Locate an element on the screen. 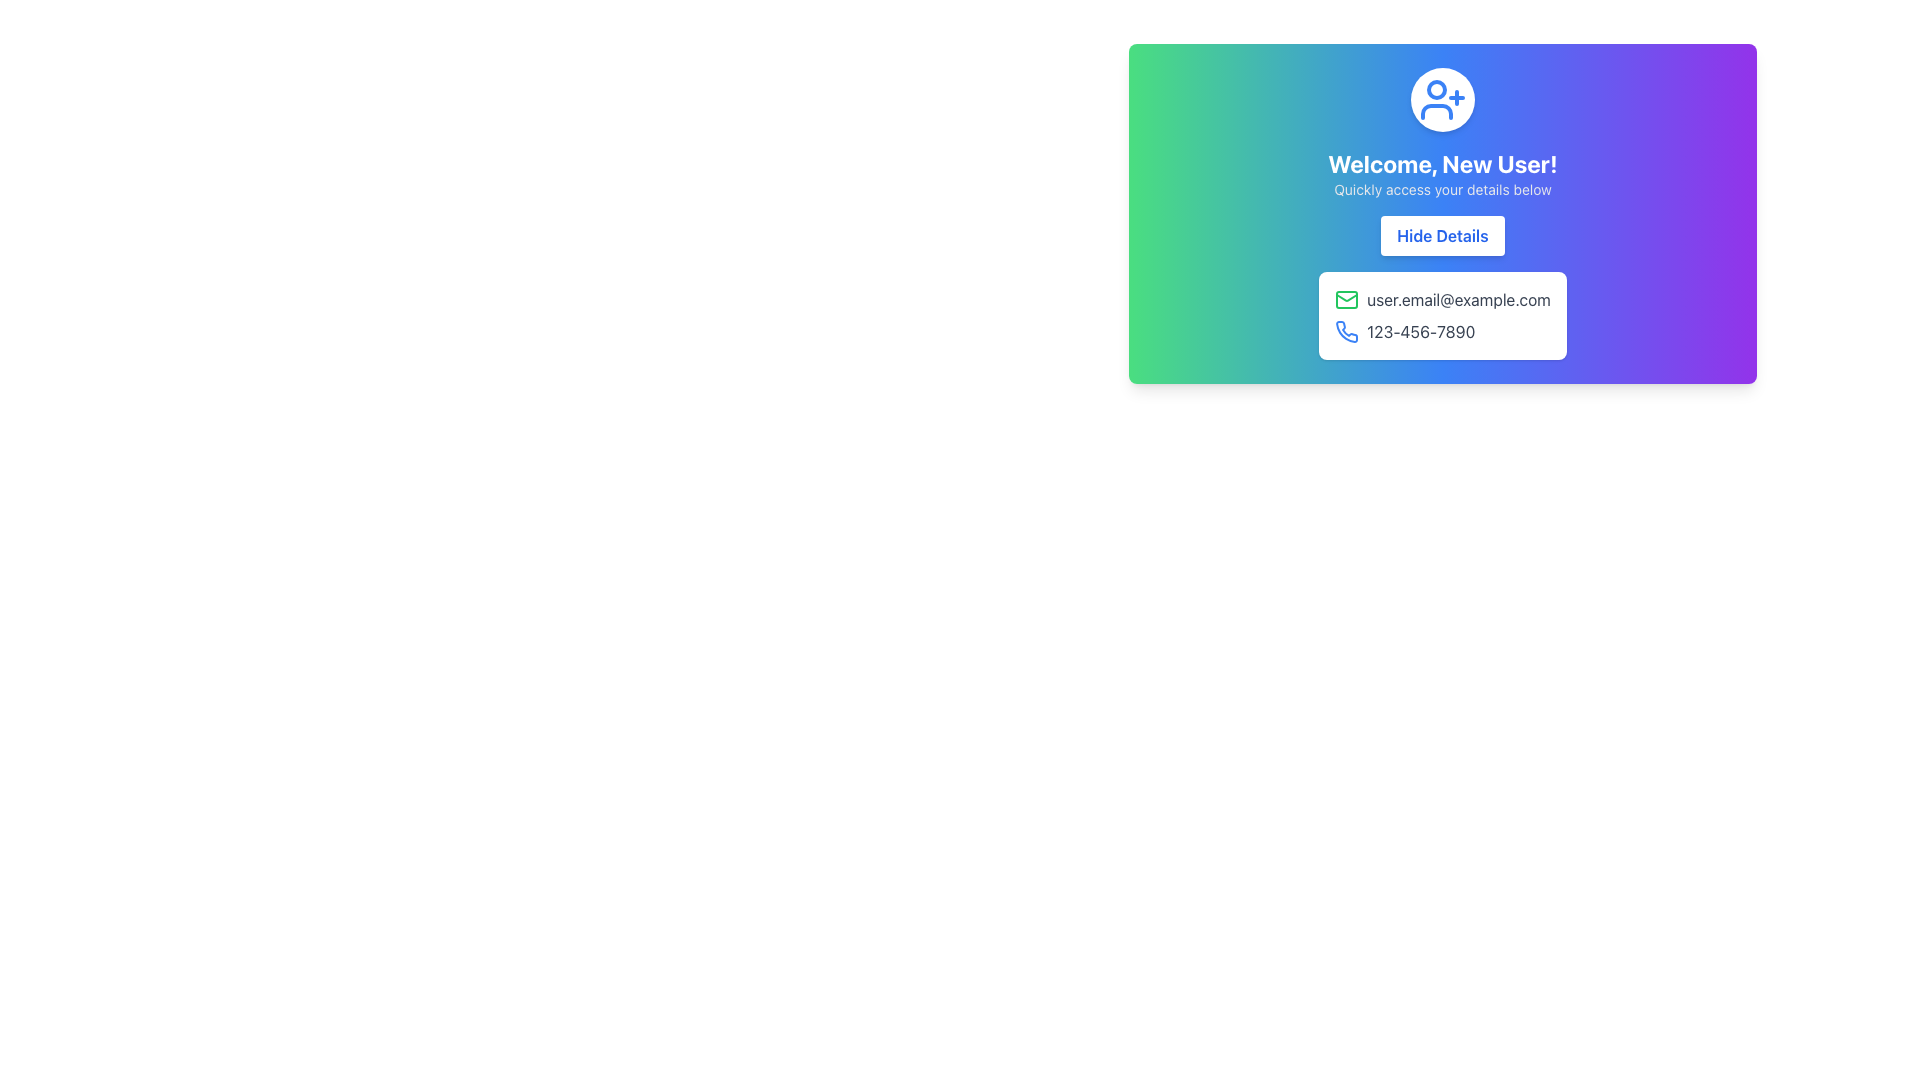 Image resolution: width=1920 pixels, height=1080 pixels. the static text displaying the formatted phone number, located to the right of the telephone icon and below the email address block within the user details card is located at coordinates (1420, 330).